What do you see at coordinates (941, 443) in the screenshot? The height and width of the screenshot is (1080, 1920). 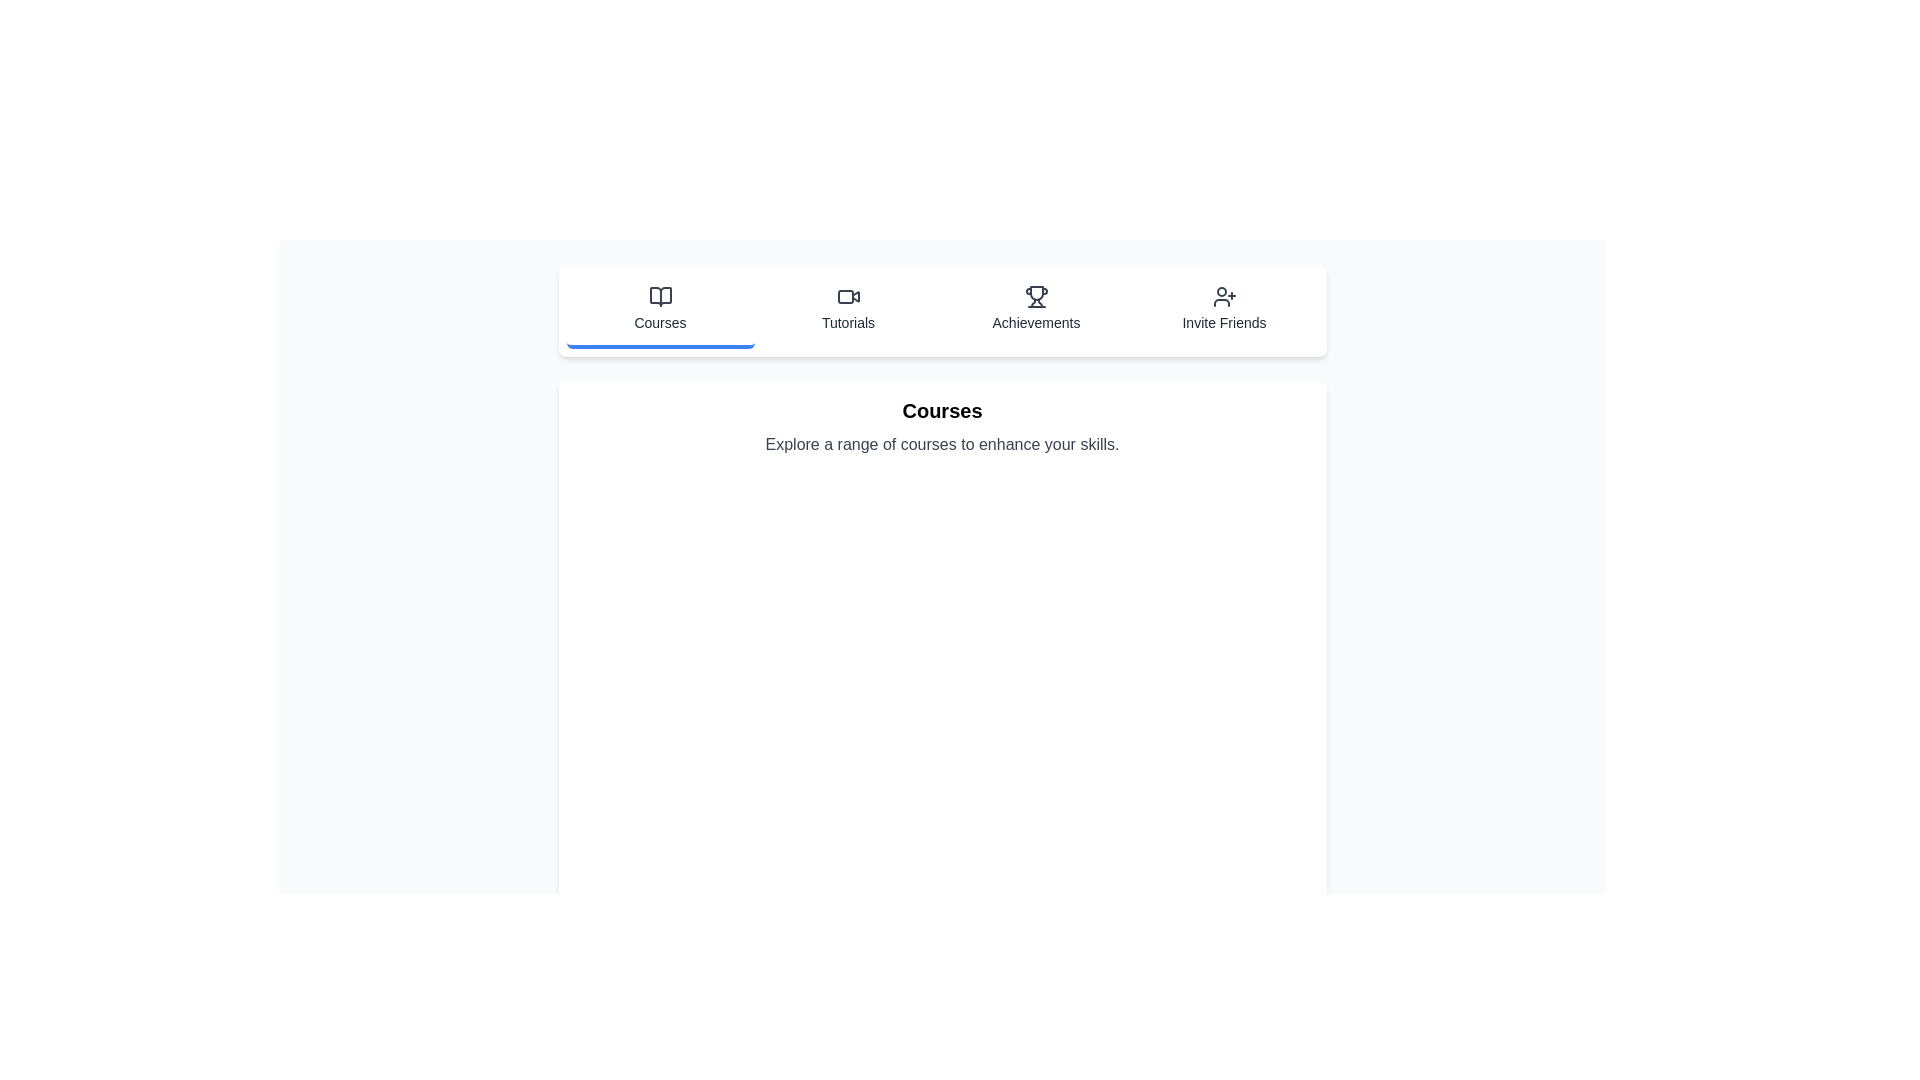 I see `the descriptive text block located directly underneath the 'Courses' heading, positioned towards the center of the page` at bounding box center [941, 443].